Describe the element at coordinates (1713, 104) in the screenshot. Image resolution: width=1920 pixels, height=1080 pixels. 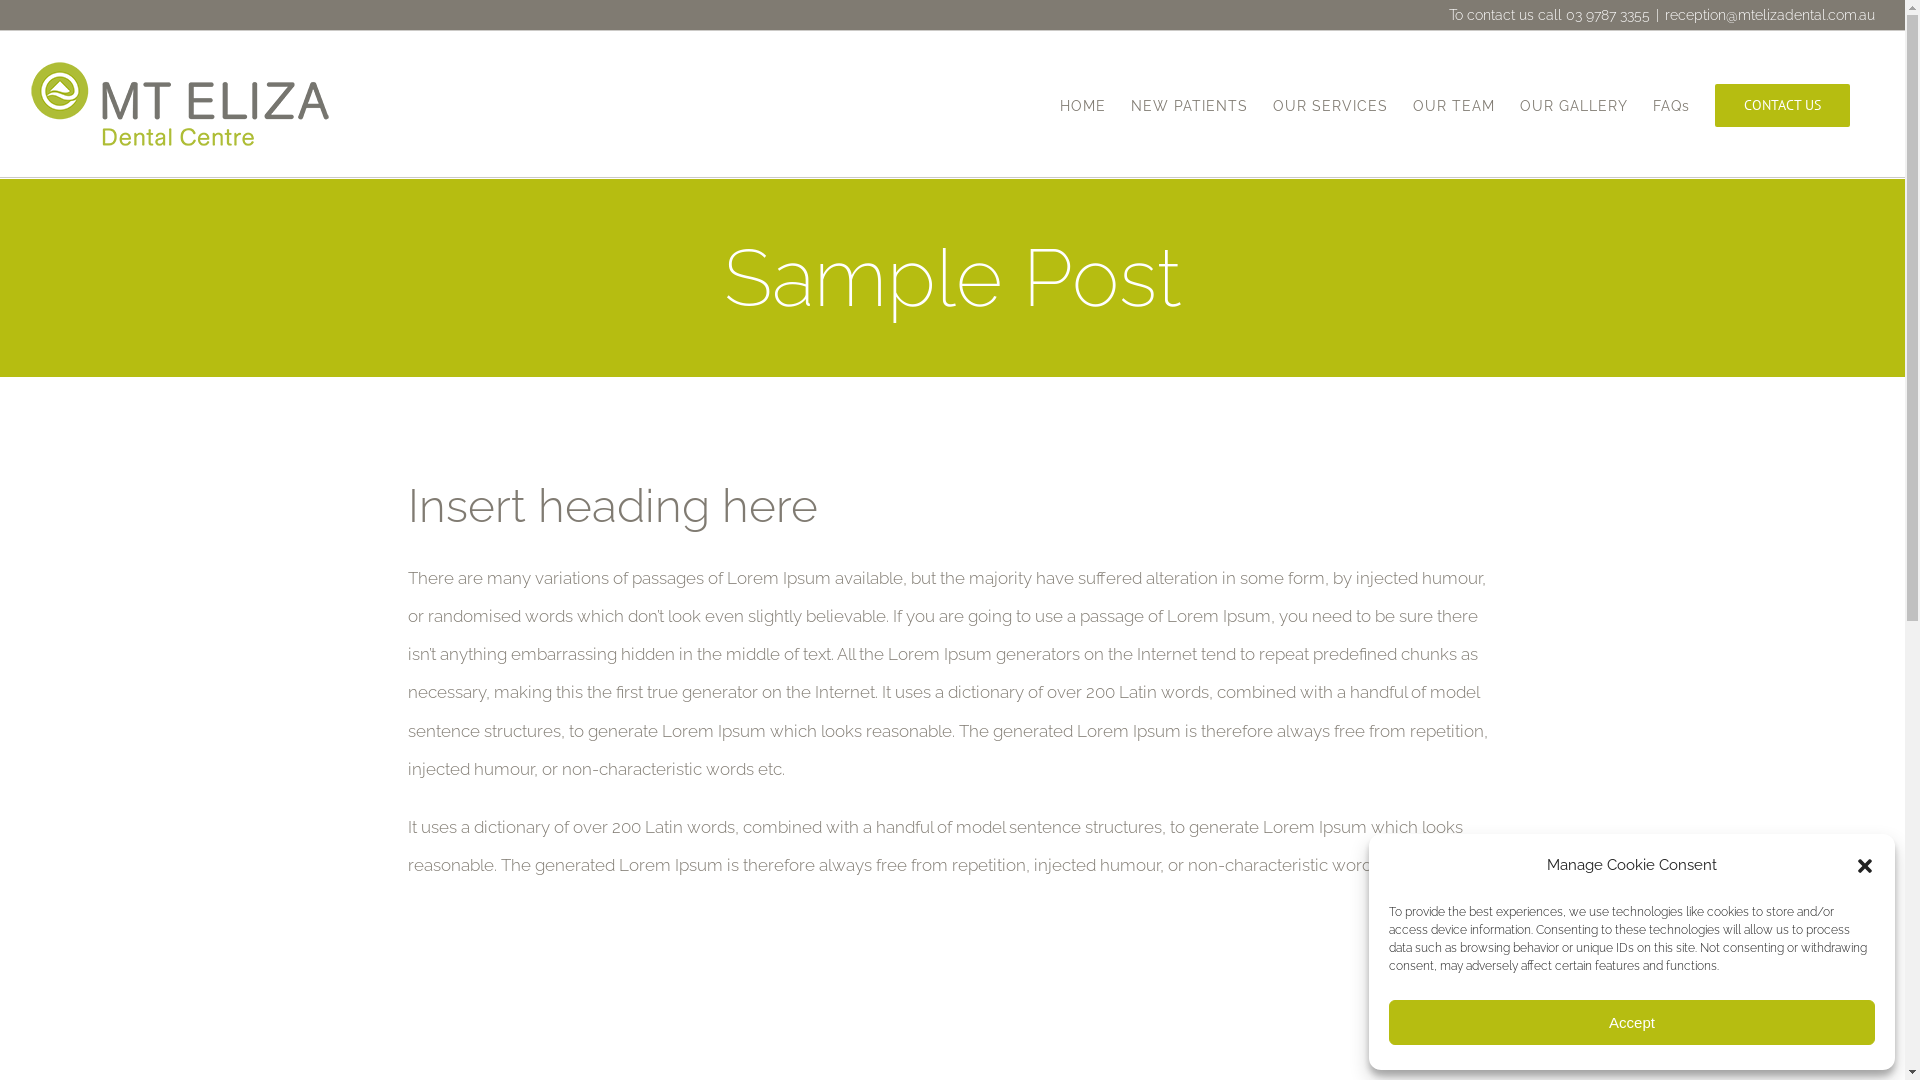
I see `'CONTACT US'` at that location.